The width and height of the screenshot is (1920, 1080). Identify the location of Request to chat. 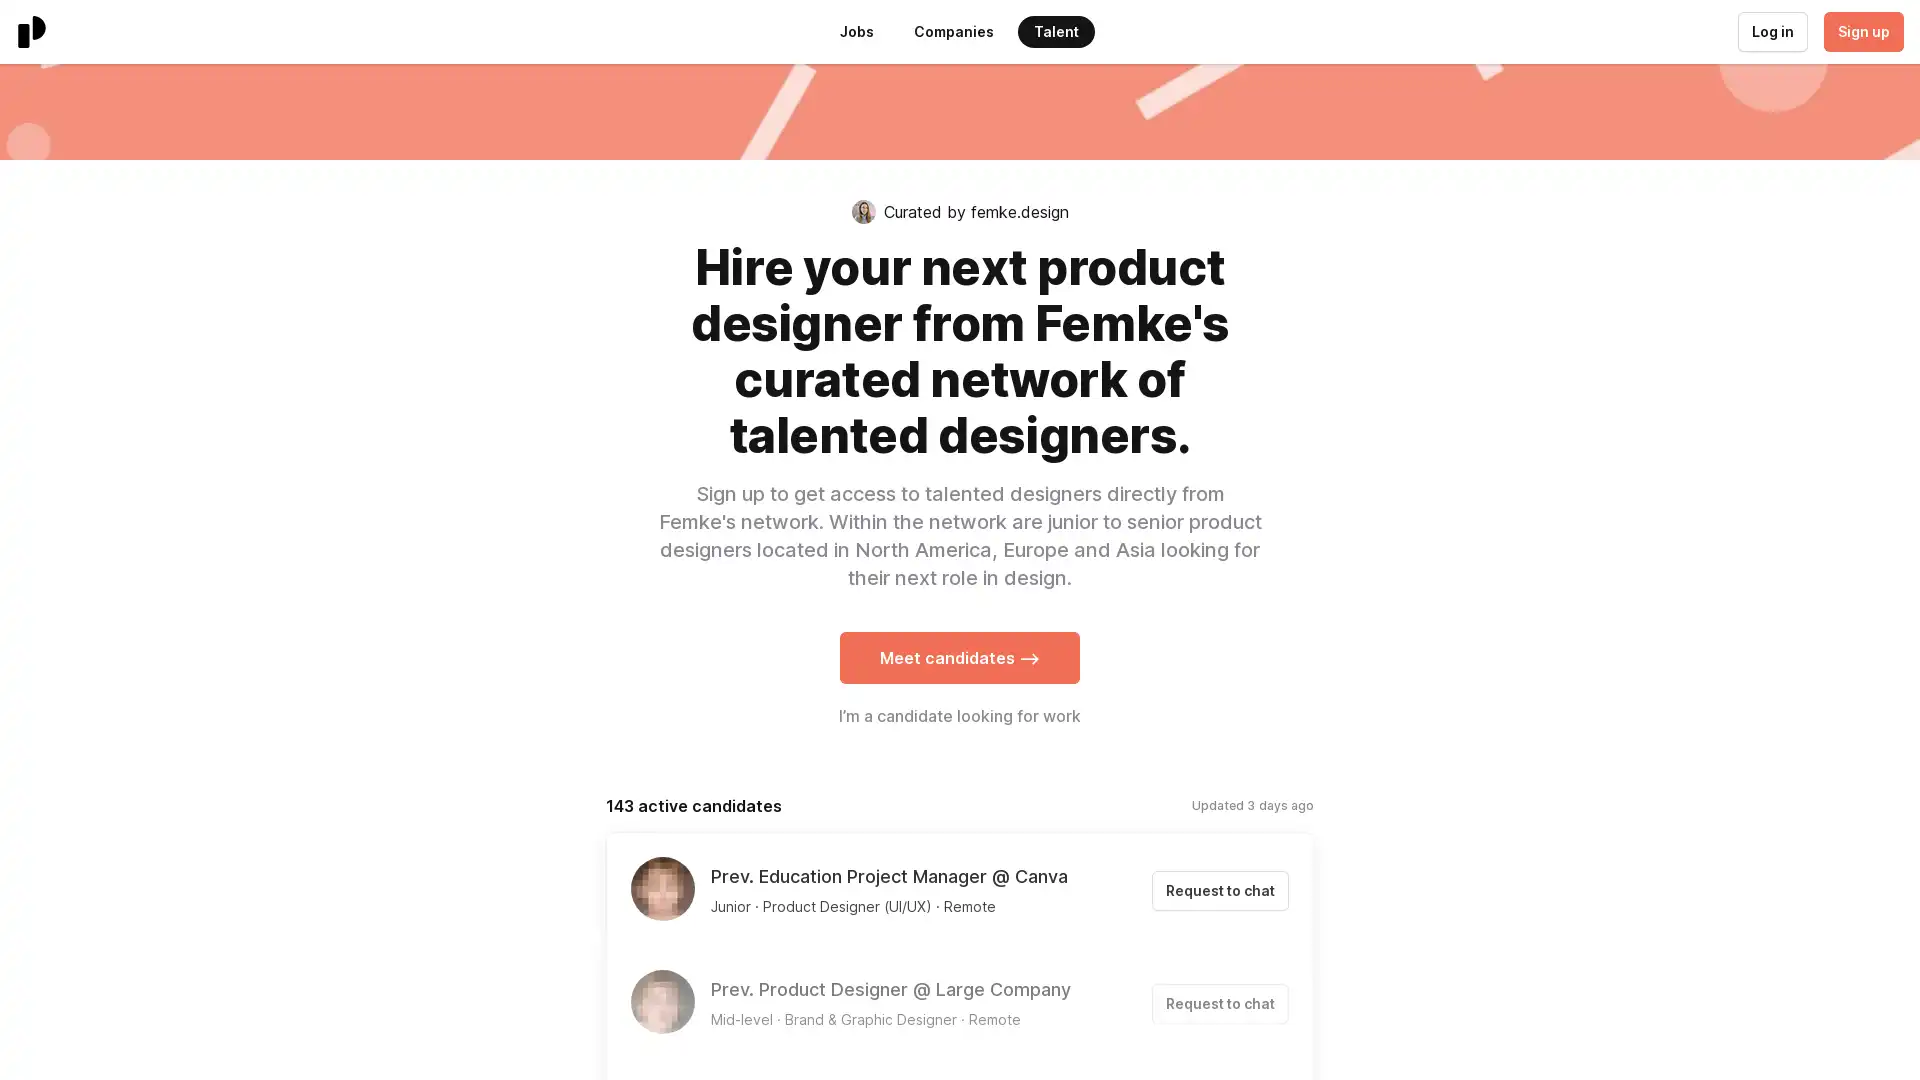
(1219, 890).